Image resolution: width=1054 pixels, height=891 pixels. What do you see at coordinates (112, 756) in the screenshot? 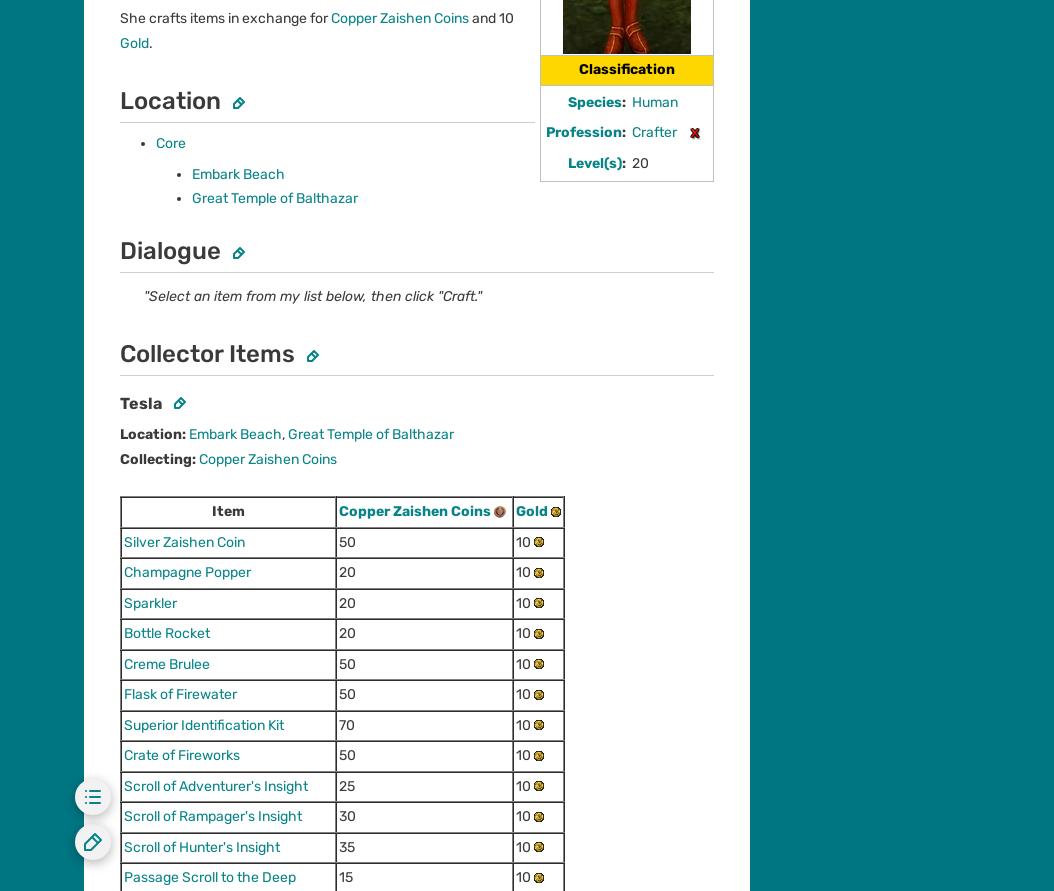
I see `'Media Kit'` at bounding box center [112, 756].